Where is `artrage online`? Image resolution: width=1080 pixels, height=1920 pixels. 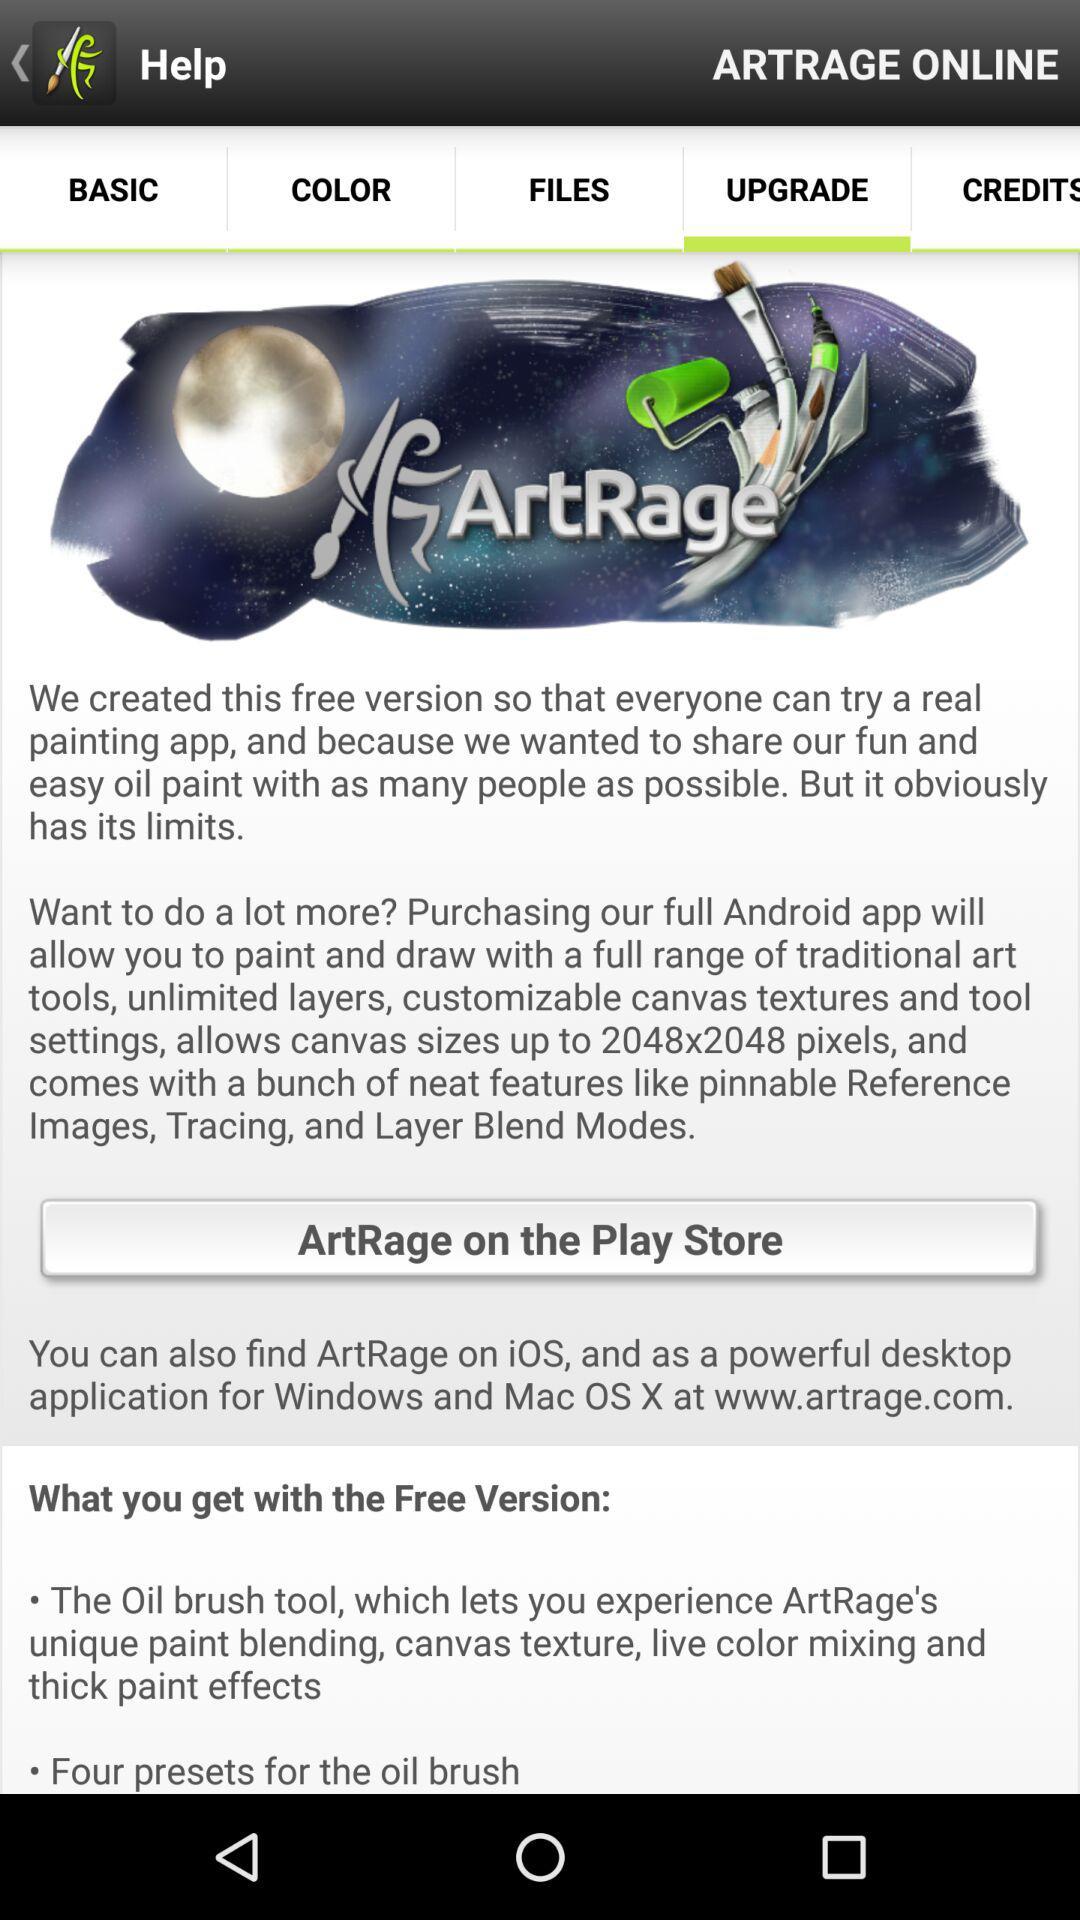
artrage online is located at coordinates (884, 62).